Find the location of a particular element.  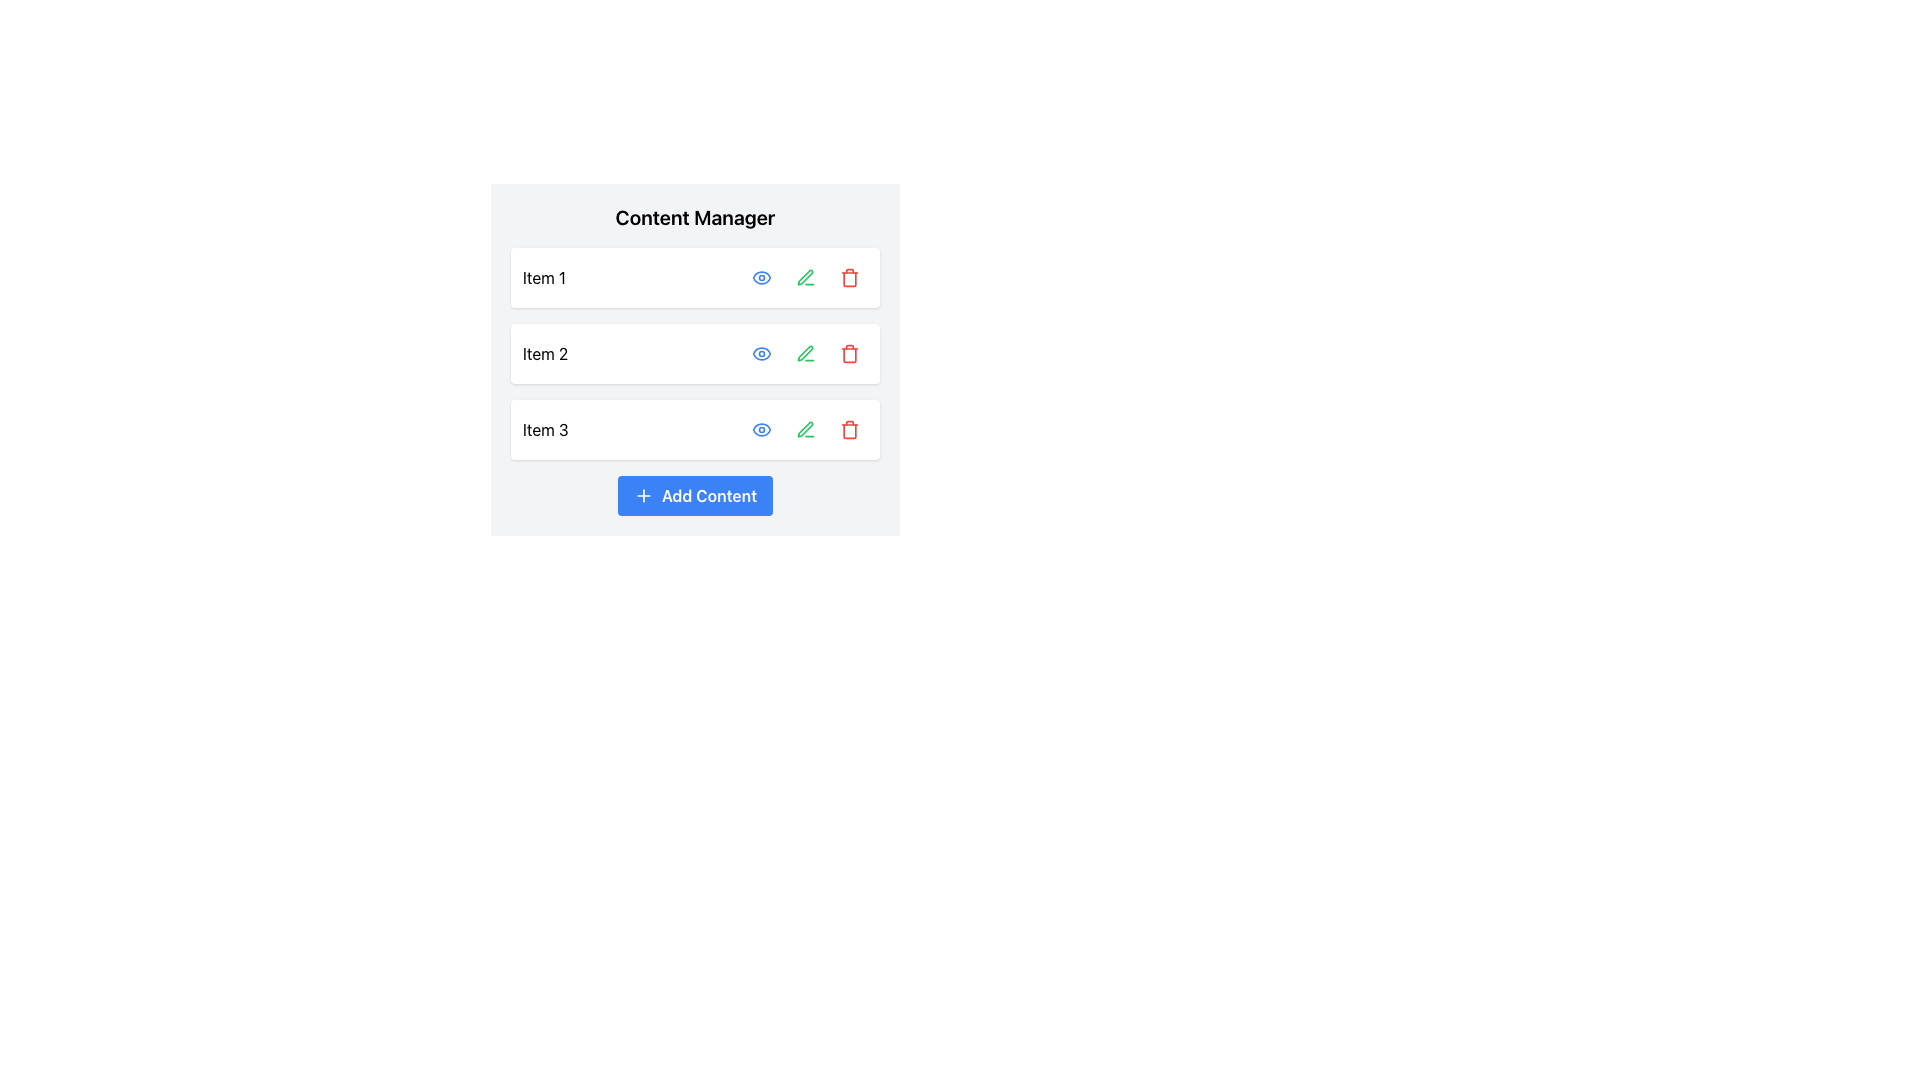

the red trash-bin icon button, which is the third button in the row of controls for the second content item under 'Content Manager' is located at coordinates (849, 353).